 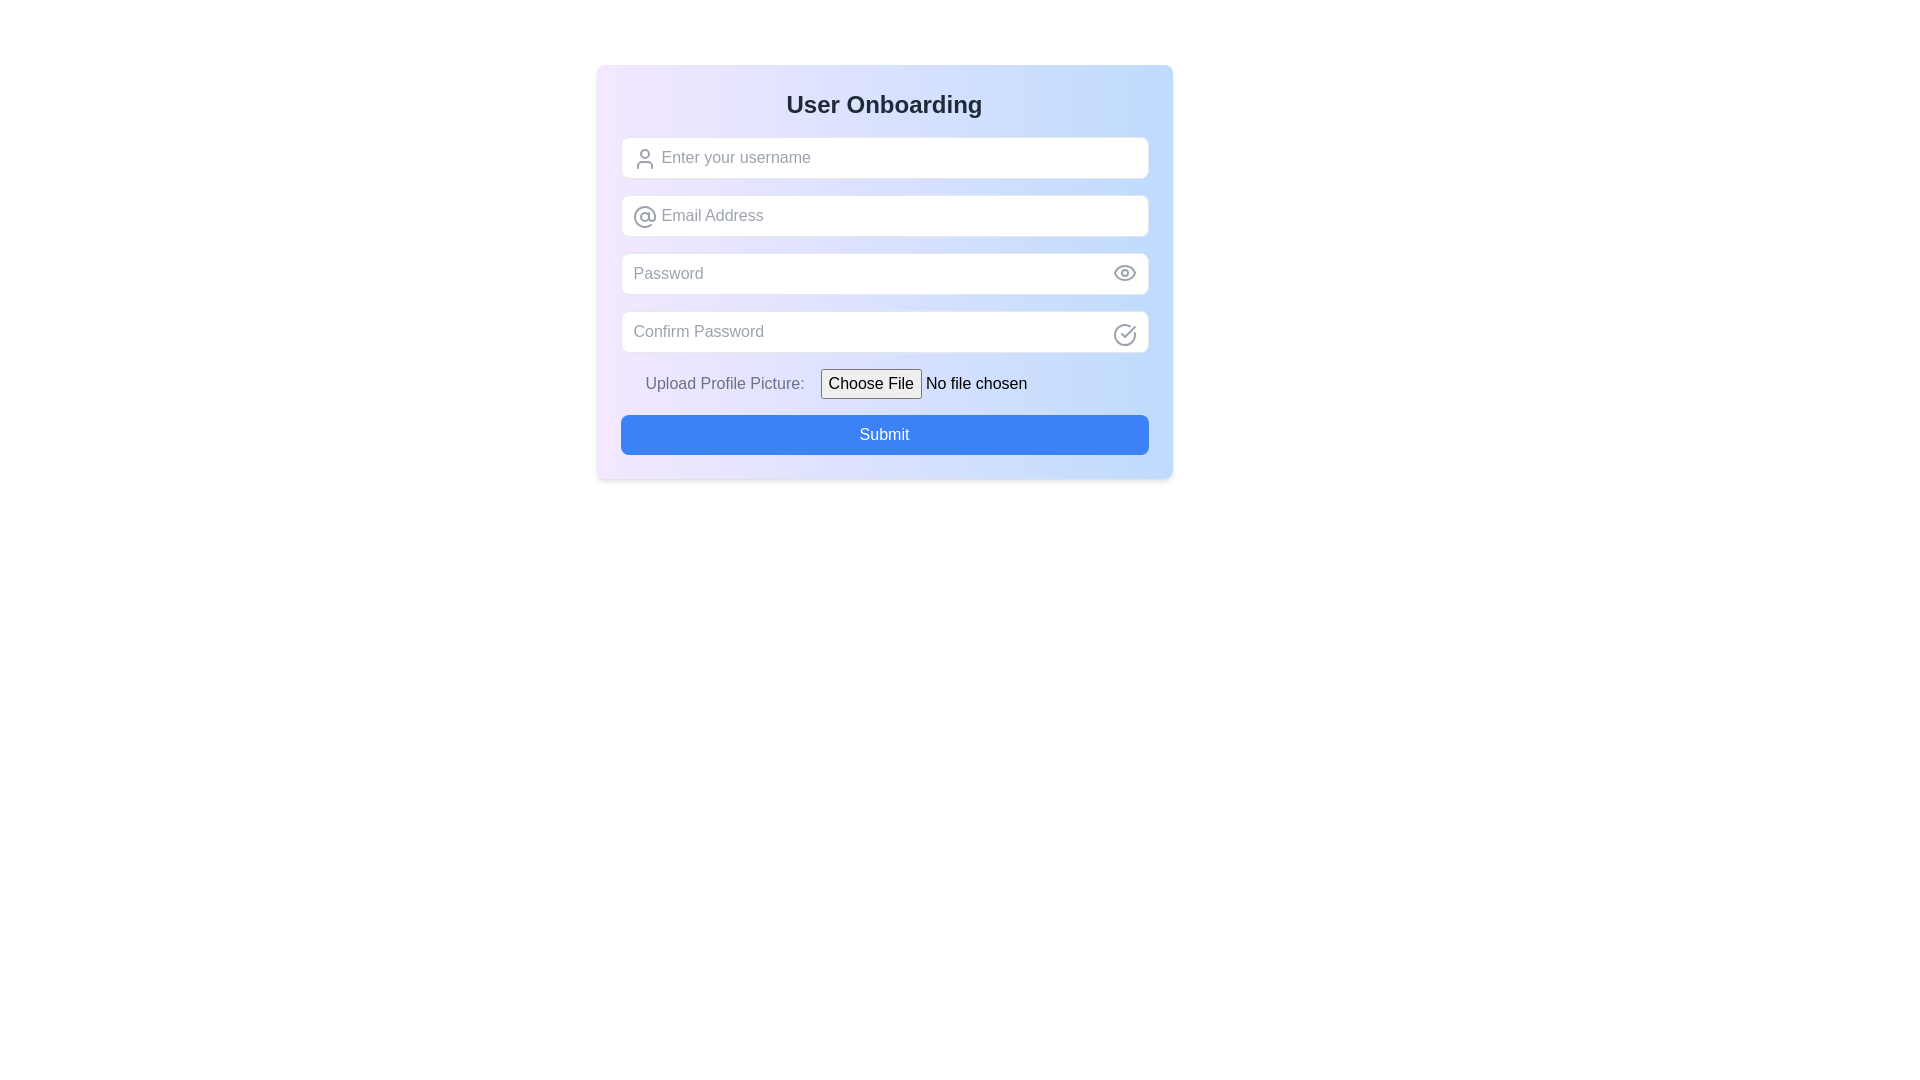 What do you see at coordinates (883, 384) in the screenshot?
I see `the File upload component located near the bottom of the form, directly above the blue 'Submit' button` at bounding box center [883, 384].